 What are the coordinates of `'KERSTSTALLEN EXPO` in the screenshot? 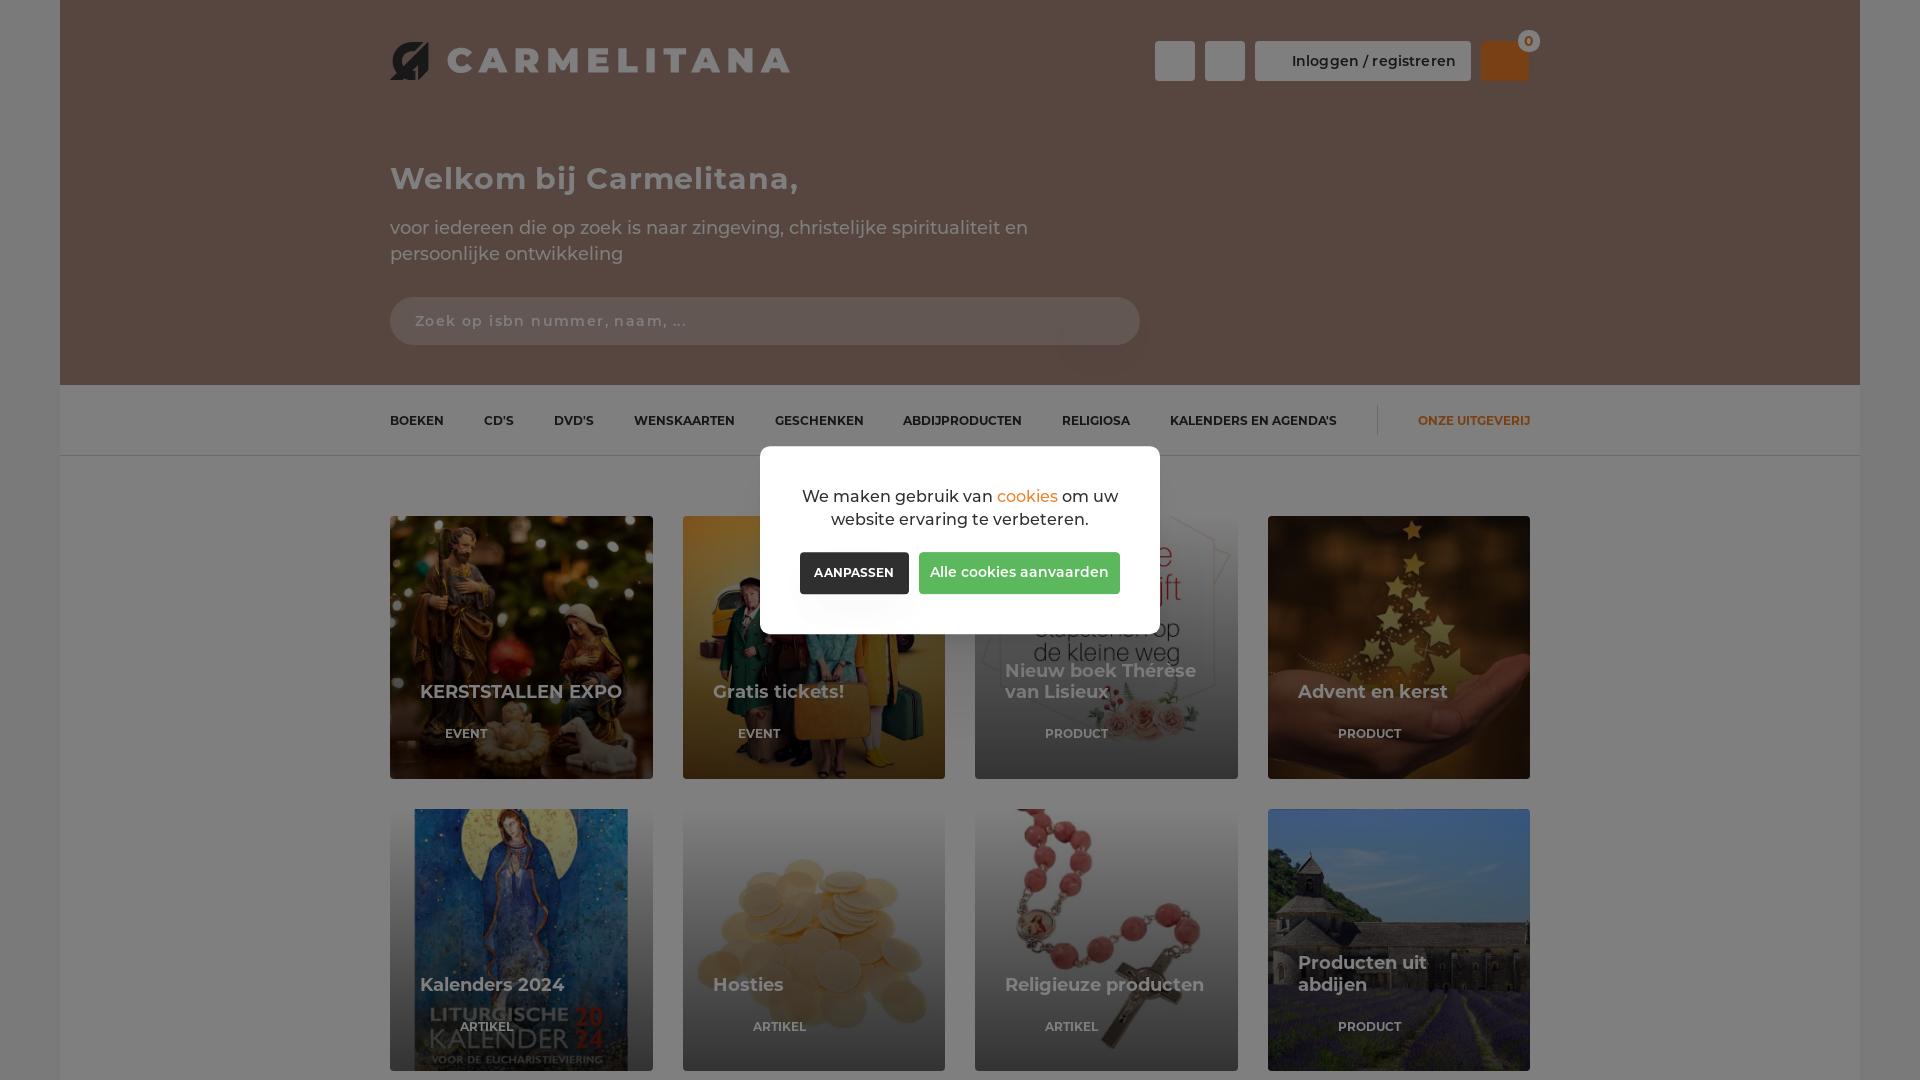 It's located at (521, 647).